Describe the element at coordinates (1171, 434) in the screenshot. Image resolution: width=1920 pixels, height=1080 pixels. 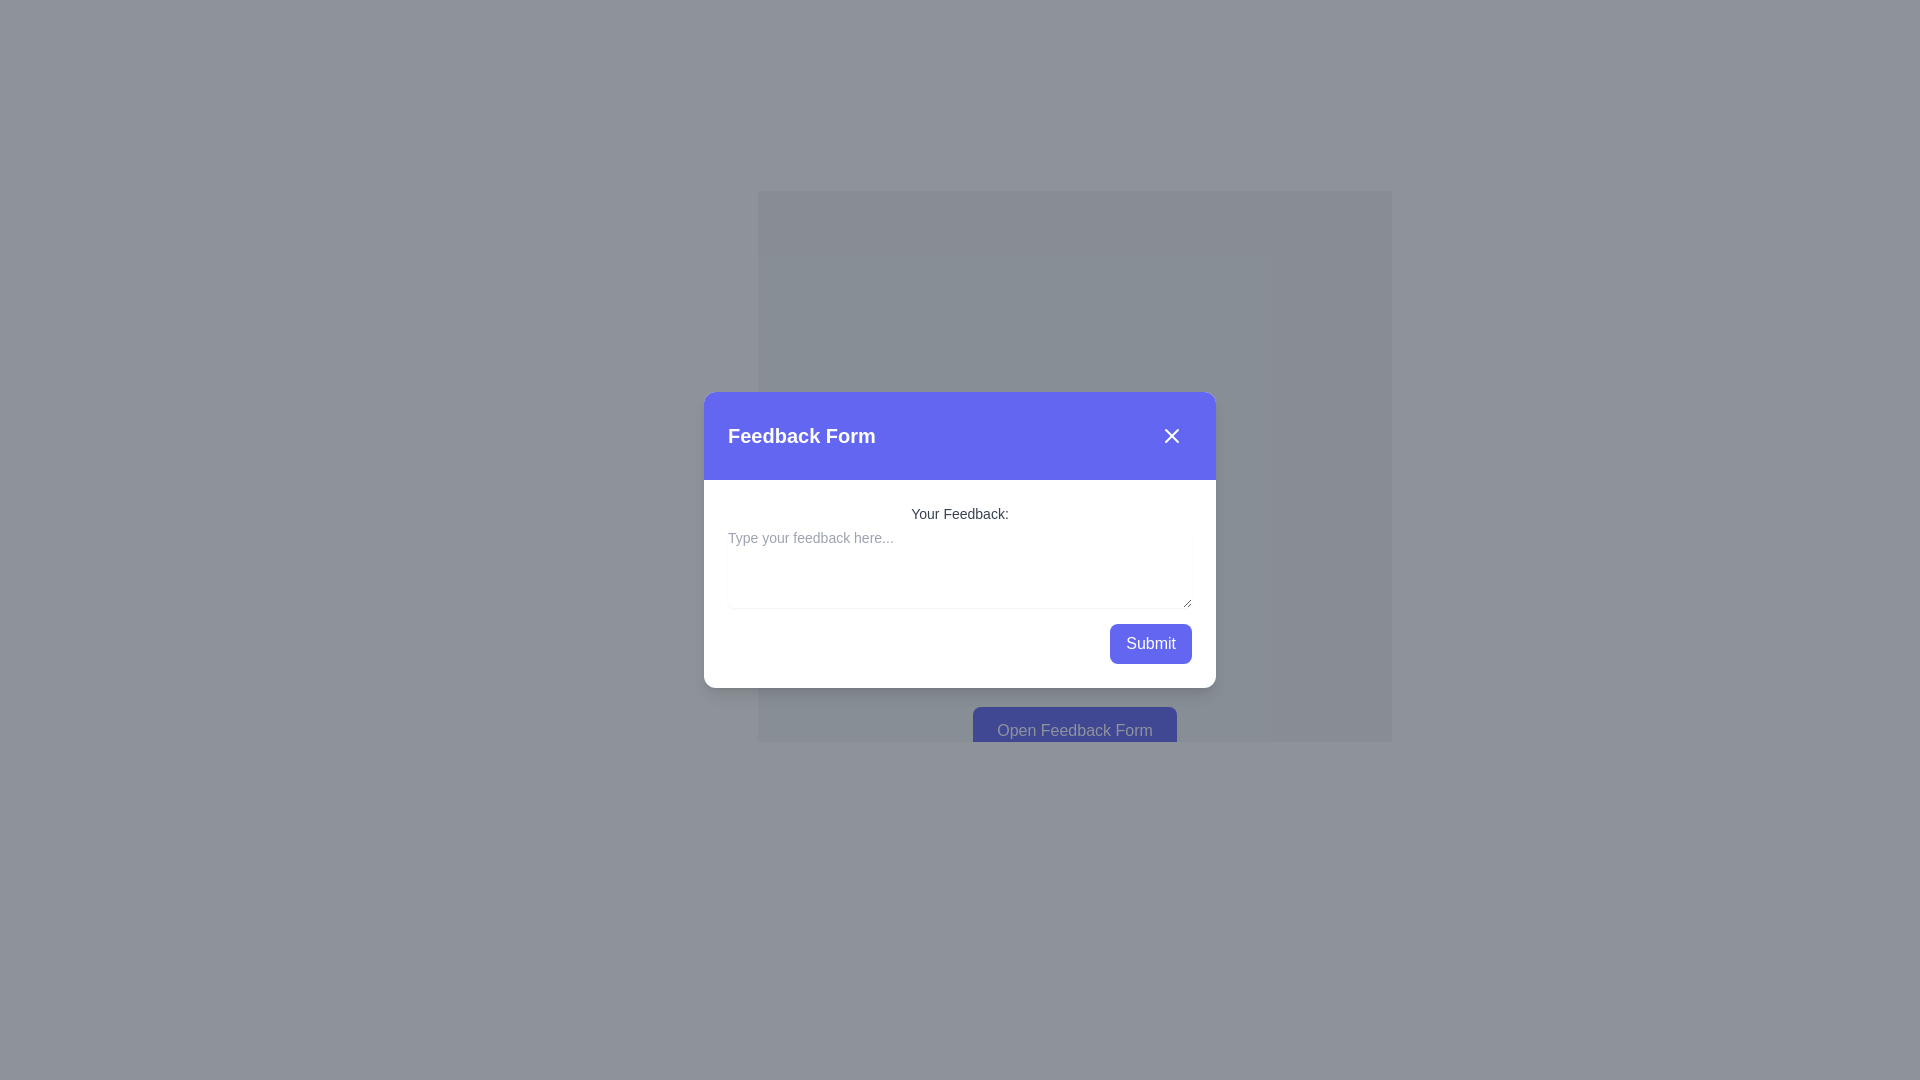
I see `the close button with an 'X' icon located at the top-right corner of the modal's blue header section` at that location.